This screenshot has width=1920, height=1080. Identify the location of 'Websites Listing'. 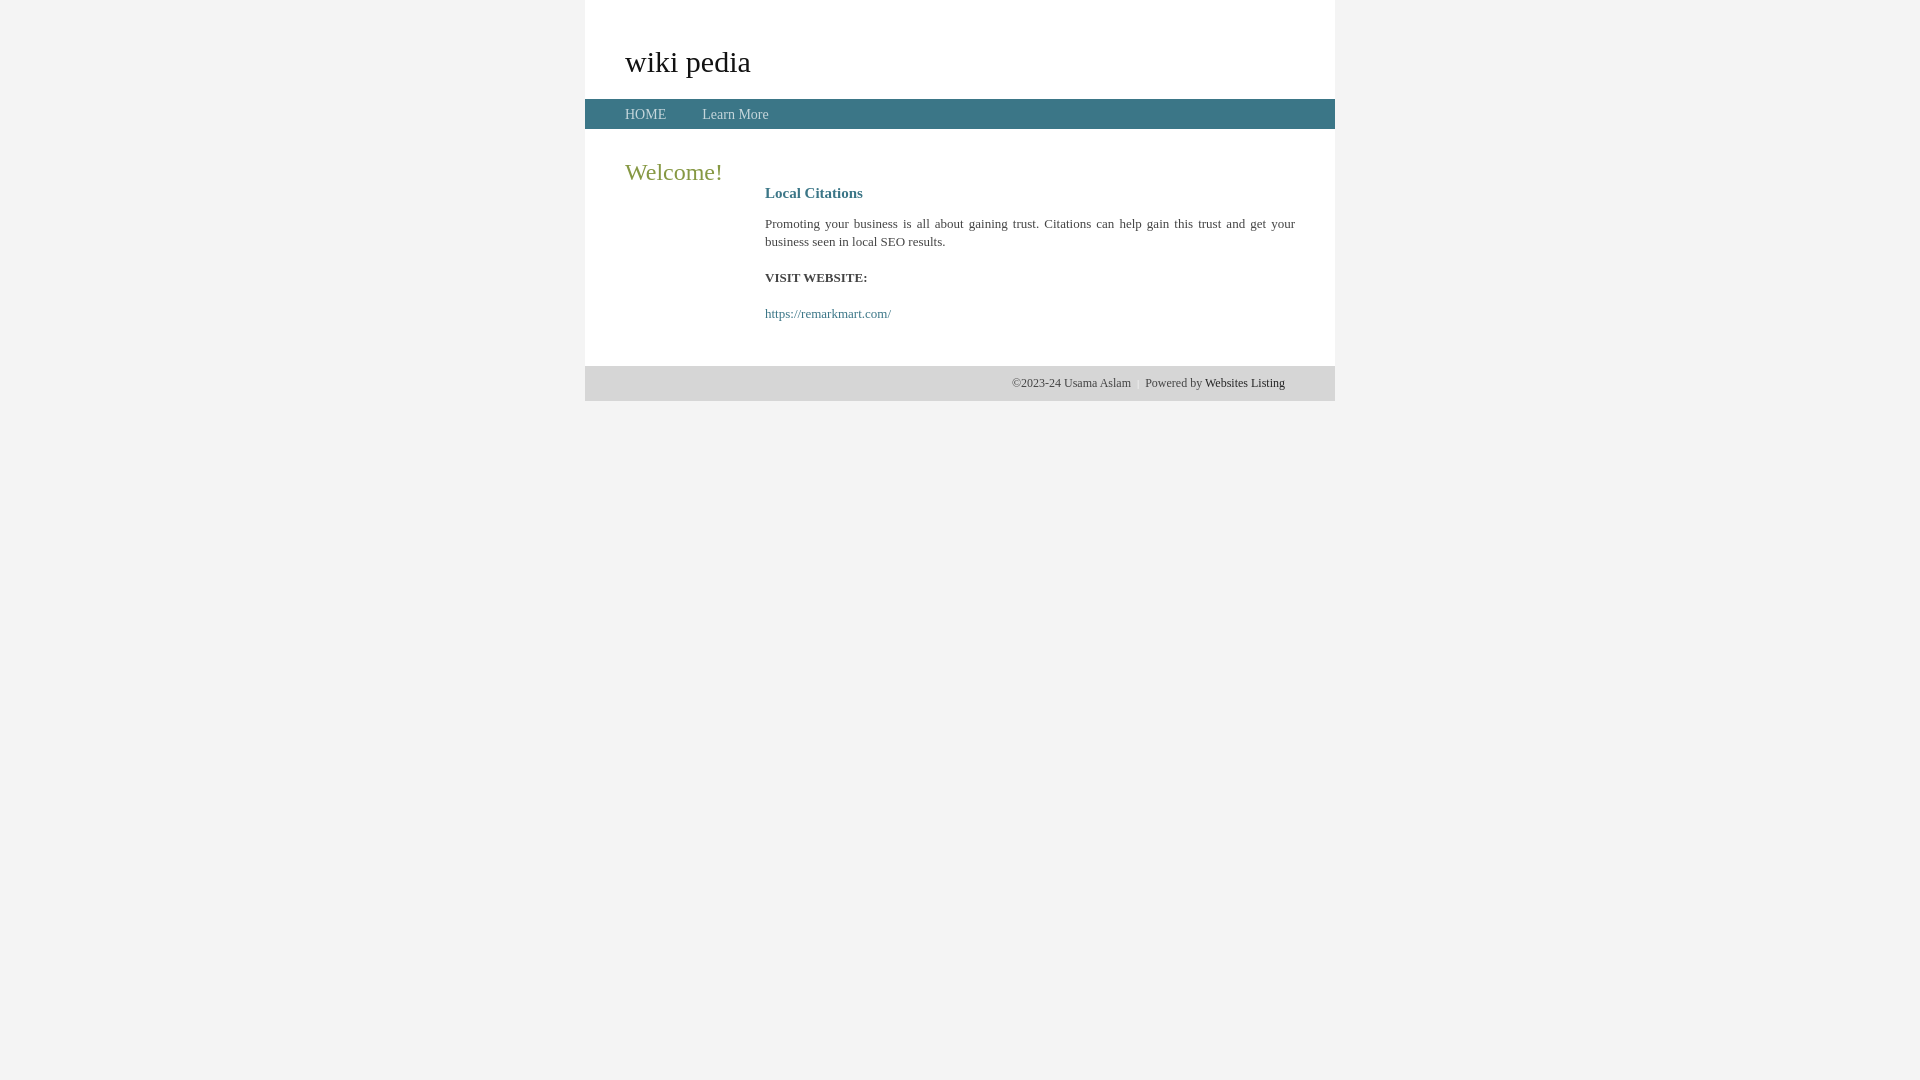
(1243, 382).